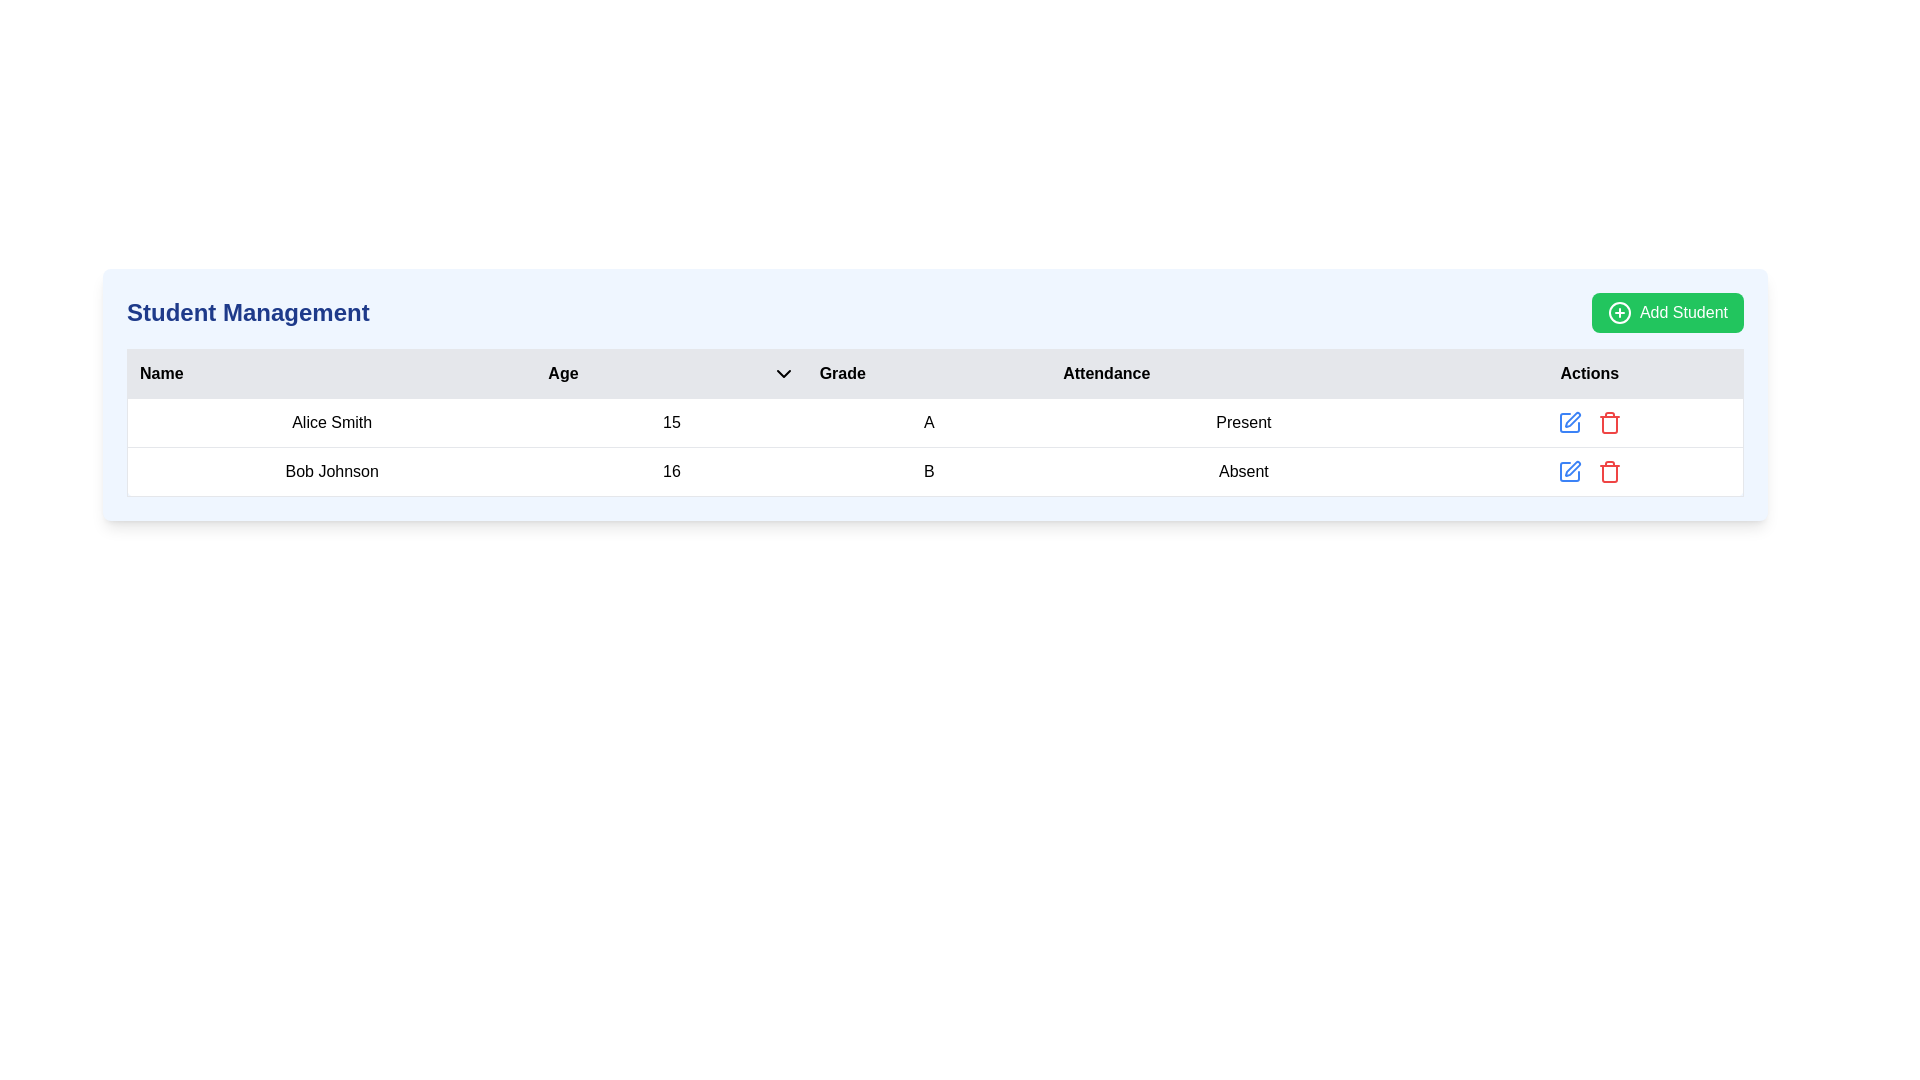  What do you see at coordinates (1571, 419) in the screenshot?
I see `the pen icon of the edit button located in the 'Actions' column of the table row corresponding to 'Alice Smith' to initiate editing` at bounding box center [1571, 419].